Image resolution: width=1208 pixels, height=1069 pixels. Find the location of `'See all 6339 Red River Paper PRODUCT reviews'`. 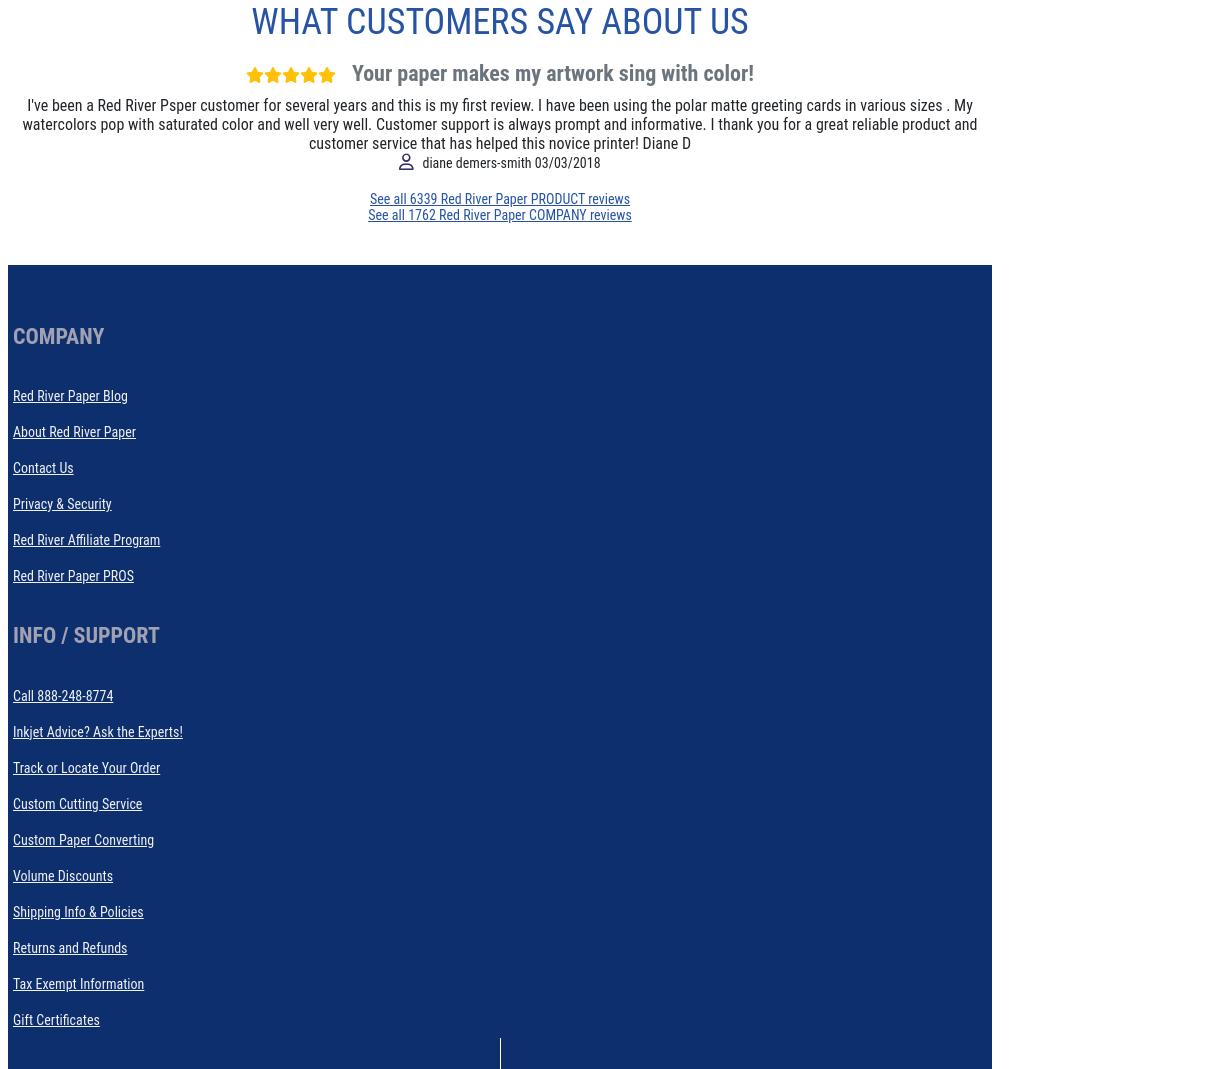

'See all 6339 Red River Paper PRODUCT reviews' is located at coordinates (499, 197).